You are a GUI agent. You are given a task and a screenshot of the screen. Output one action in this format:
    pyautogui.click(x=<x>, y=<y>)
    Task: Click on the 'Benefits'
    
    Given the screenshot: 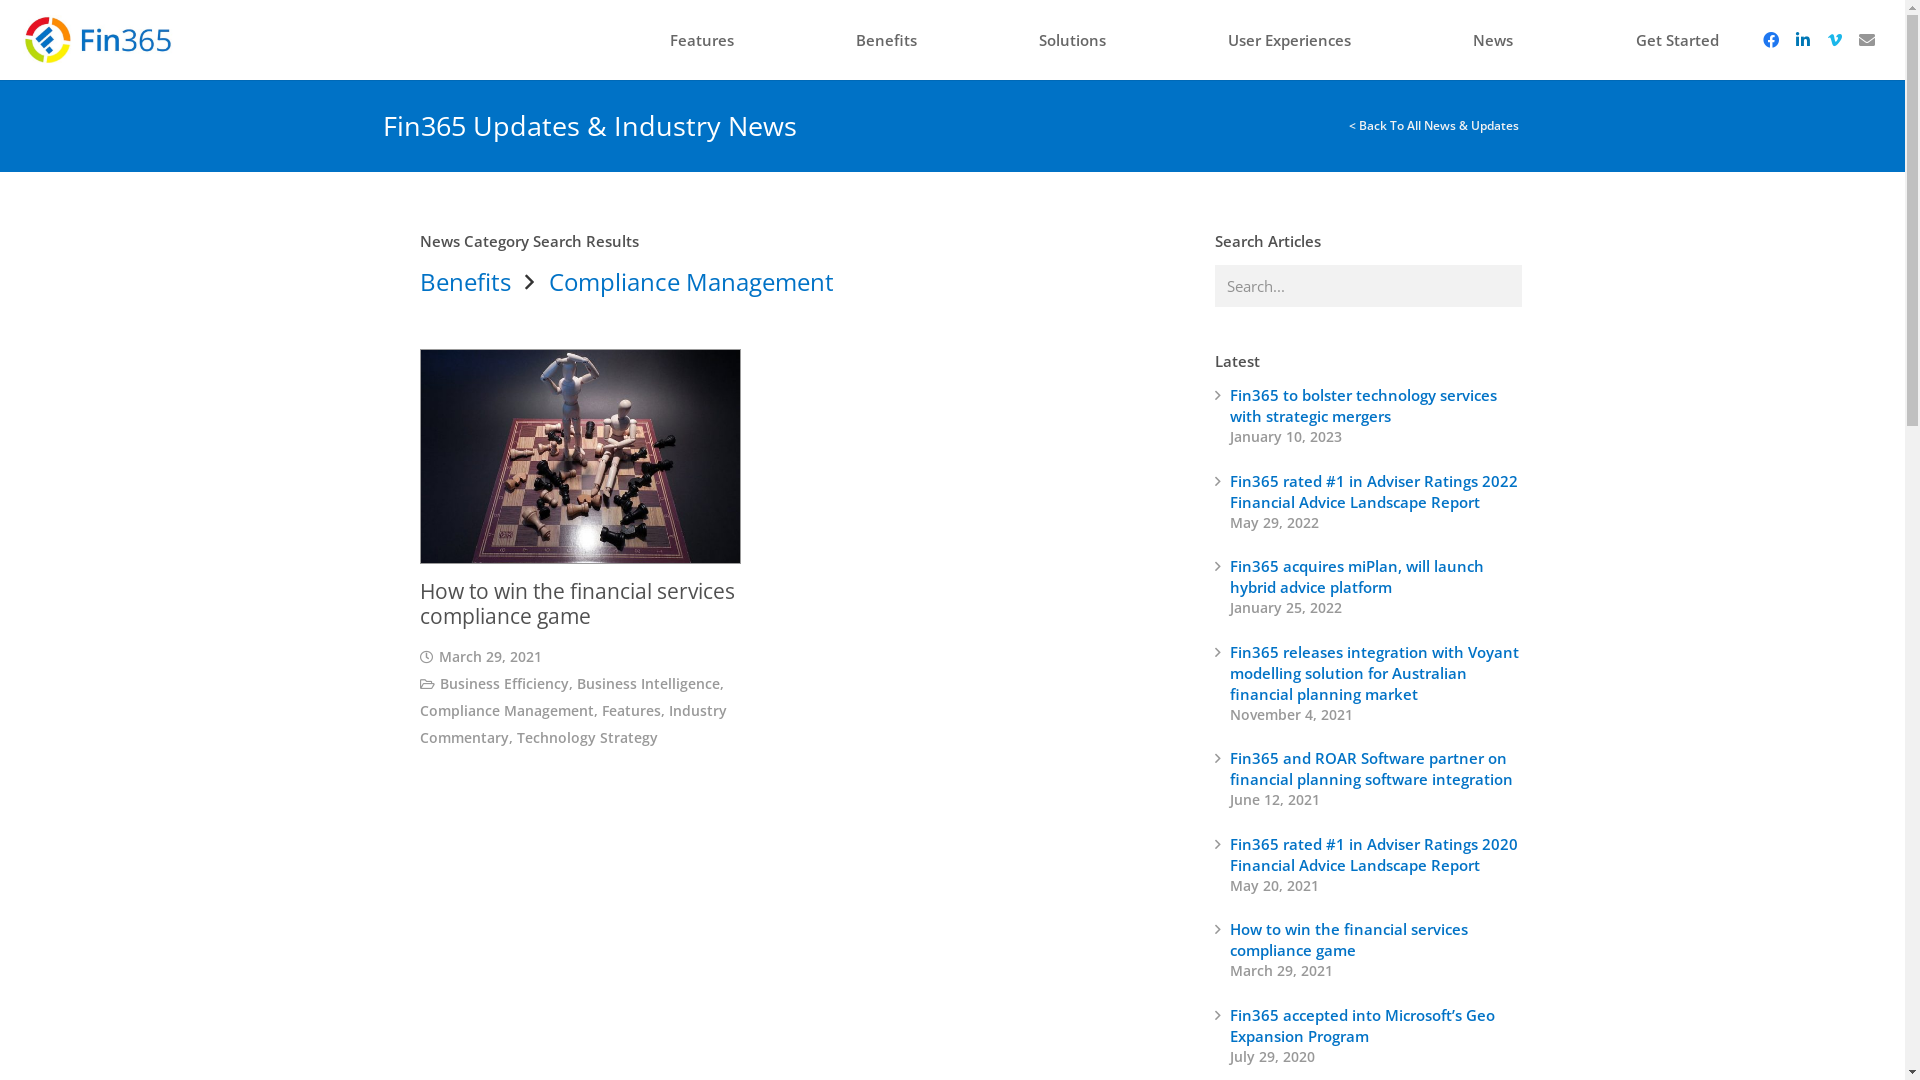 What is the action you would take?
    pyautogui.click(x=464, y=281)
    